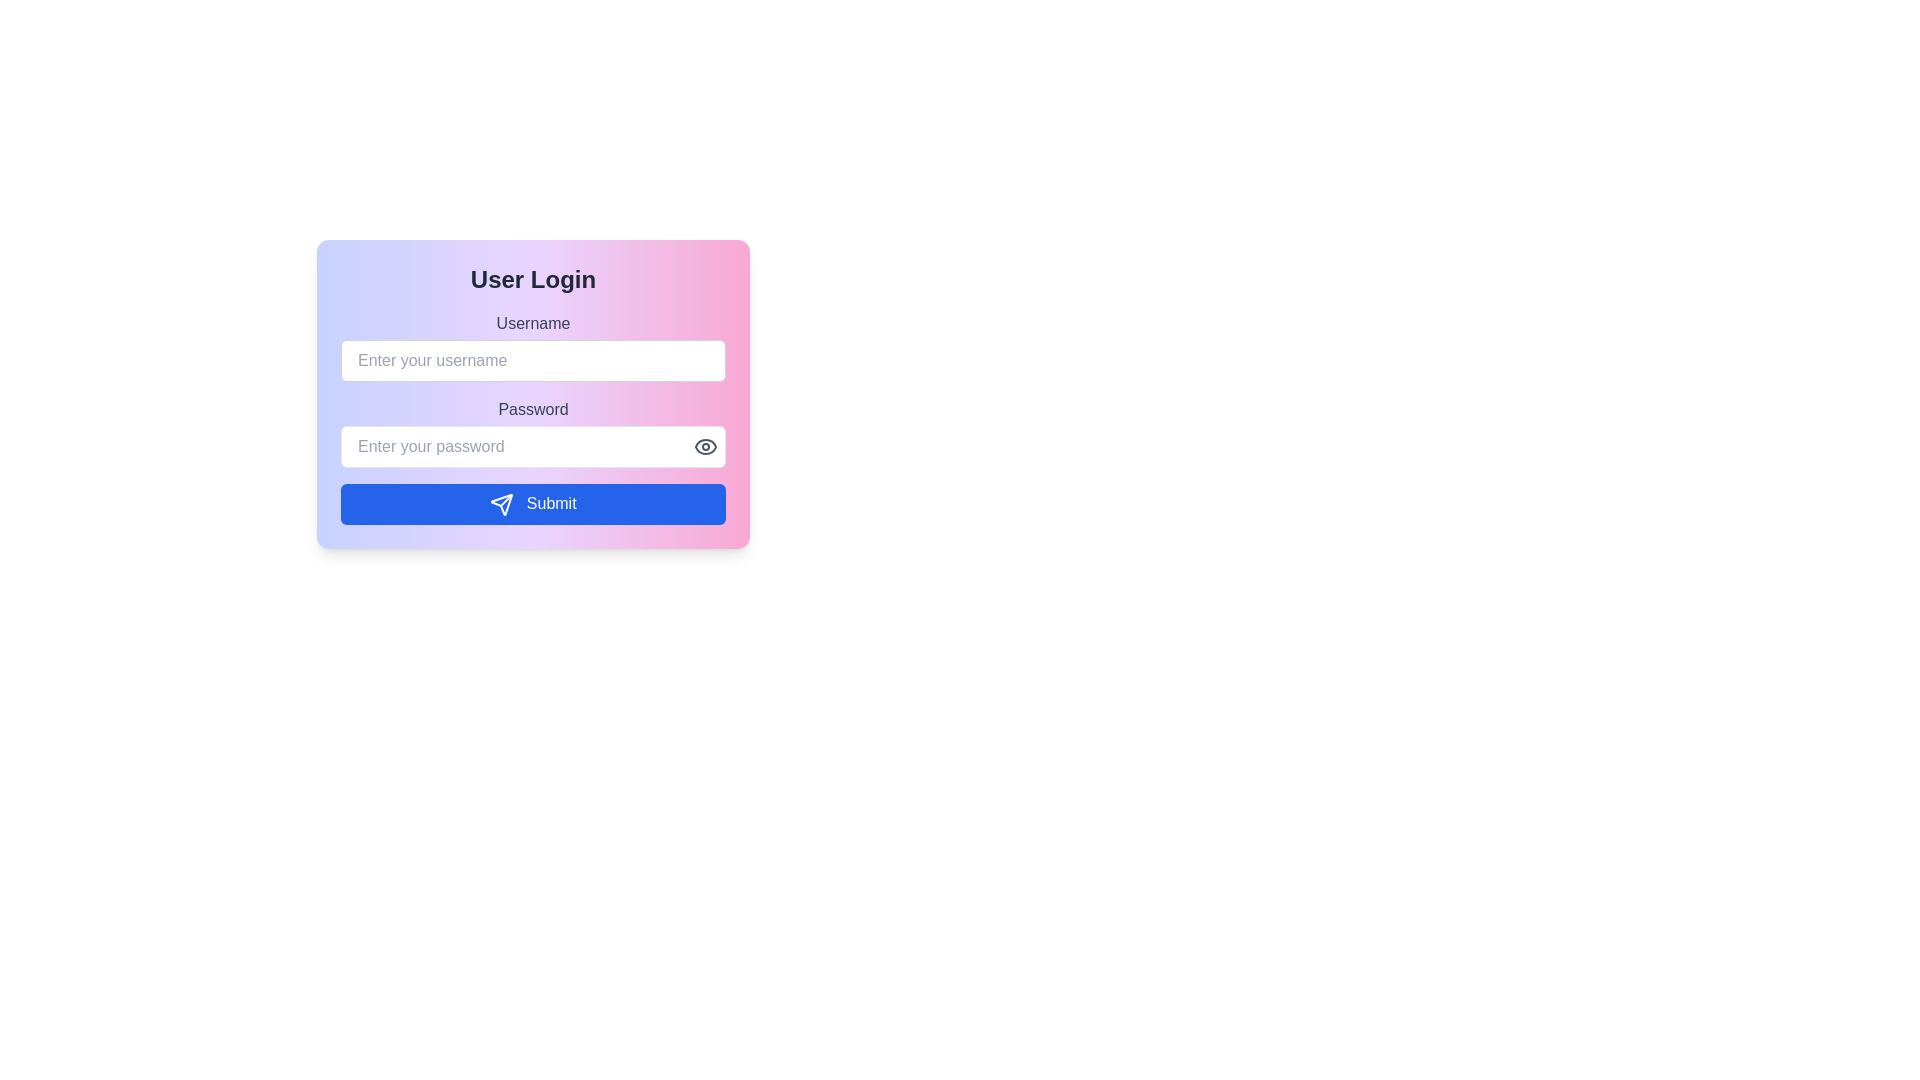 Image resolution: width=1920 pixels, height=1080 pixels. I want to click on the eye-shaped icon located to the right of the Password field in the user login interface for potential visual feedback, so click(705, 446).